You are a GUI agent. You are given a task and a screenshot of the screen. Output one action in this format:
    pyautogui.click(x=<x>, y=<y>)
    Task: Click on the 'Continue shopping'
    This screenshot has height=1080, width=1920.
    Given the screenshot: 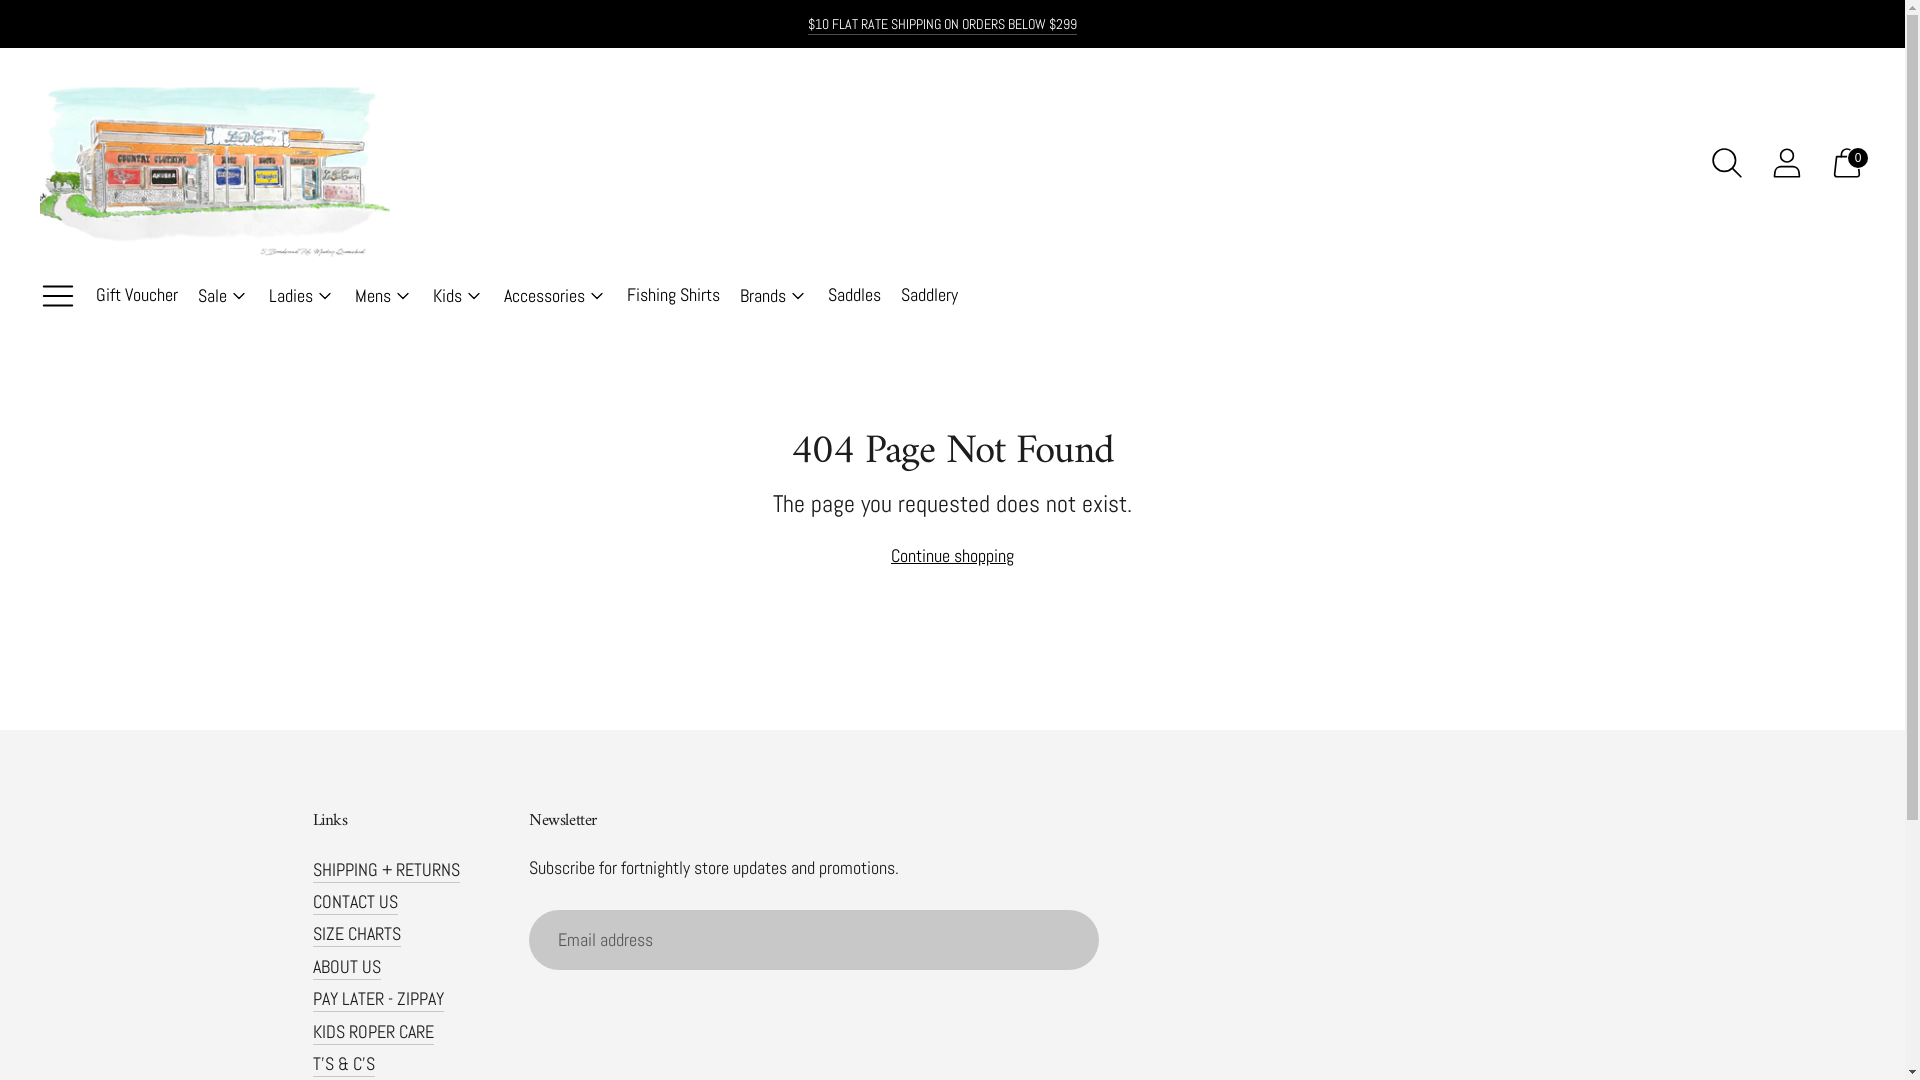 What is the action you would take?
    pyautogui.click(x=951, y=555)
    